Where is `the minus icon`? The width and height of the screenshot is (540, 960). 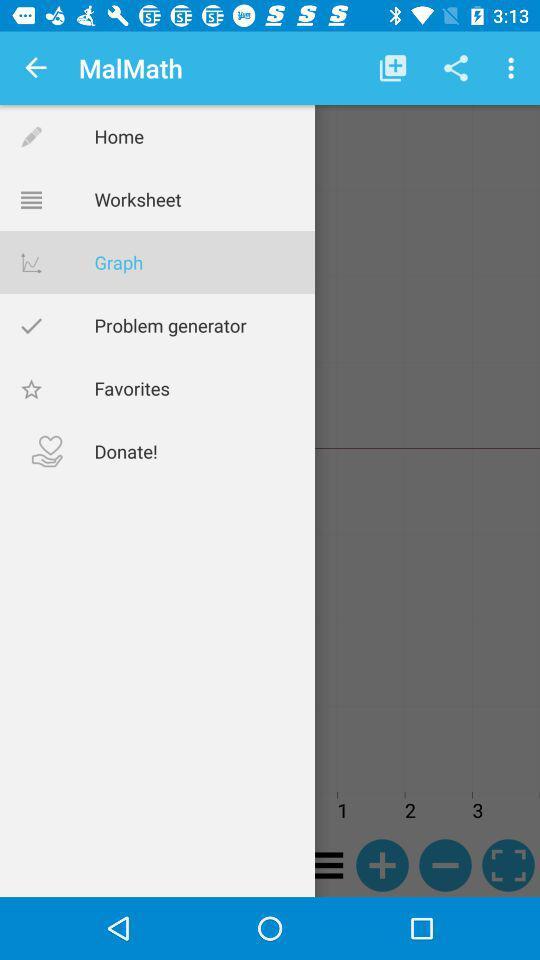
the minus icon is located at coordinates (445, 864).